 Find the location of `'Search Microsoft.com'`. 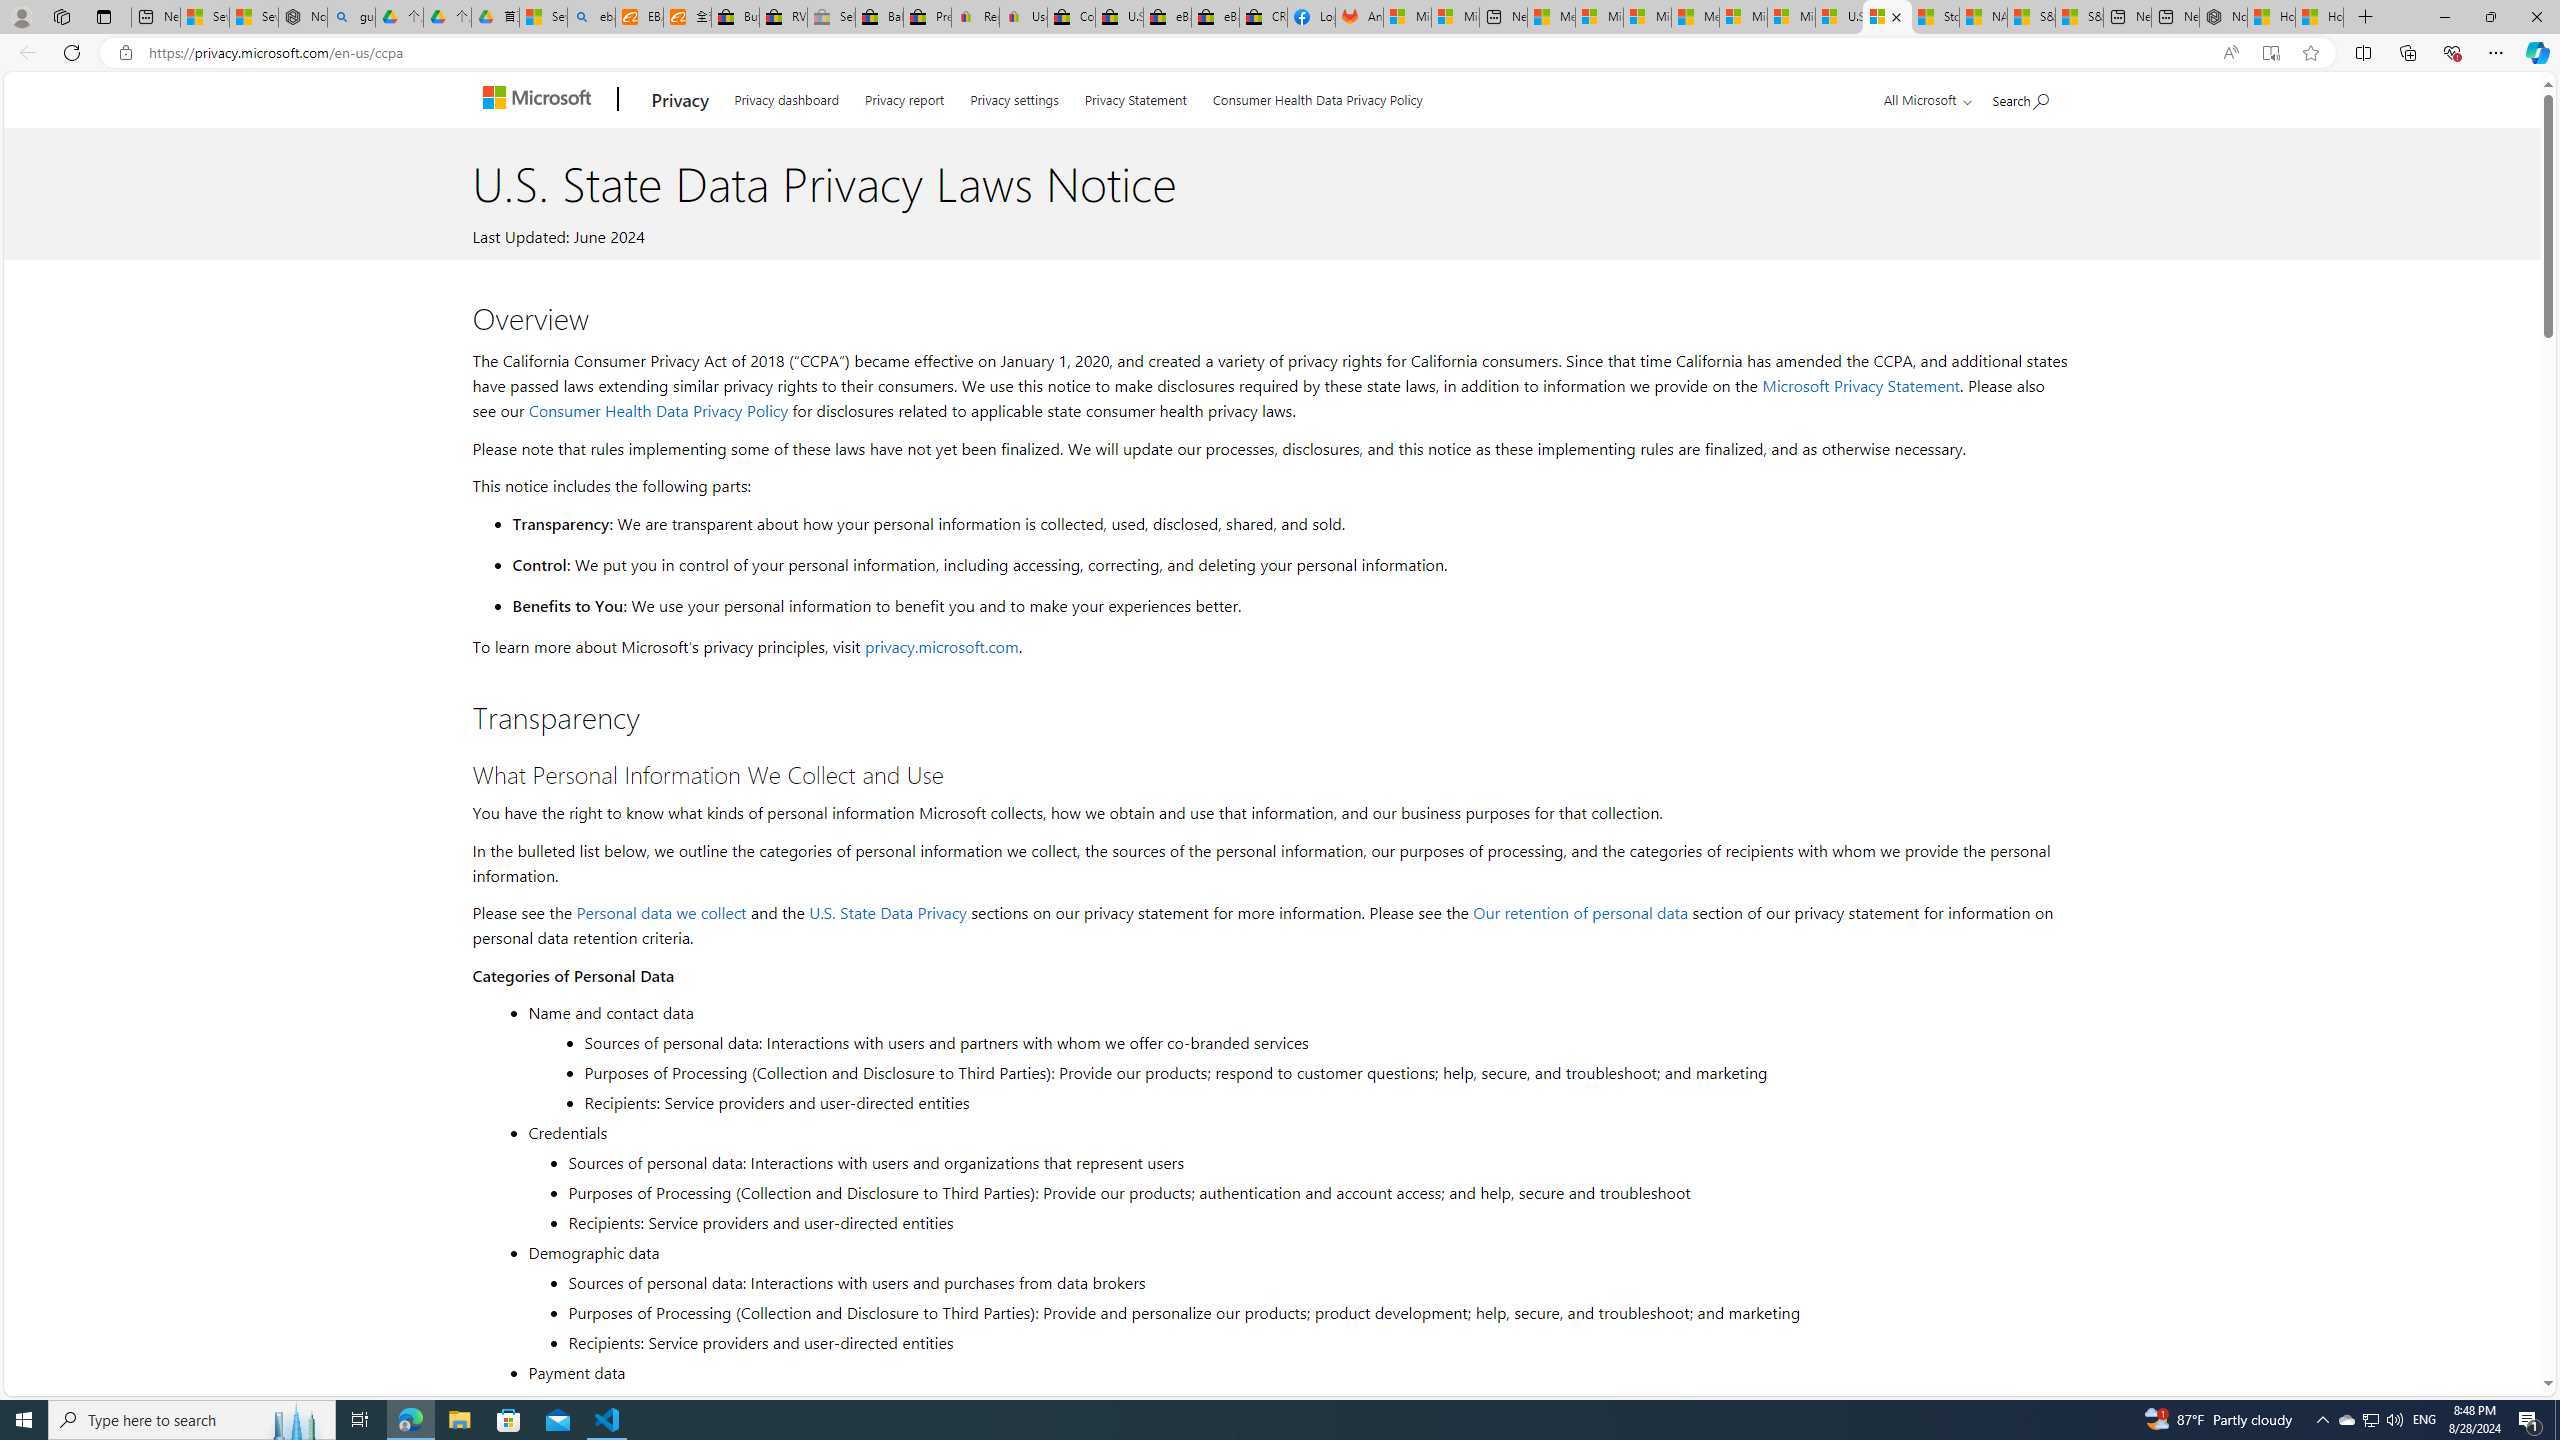

'Search Microsoft.com' is located at coordinates (2021, 96).